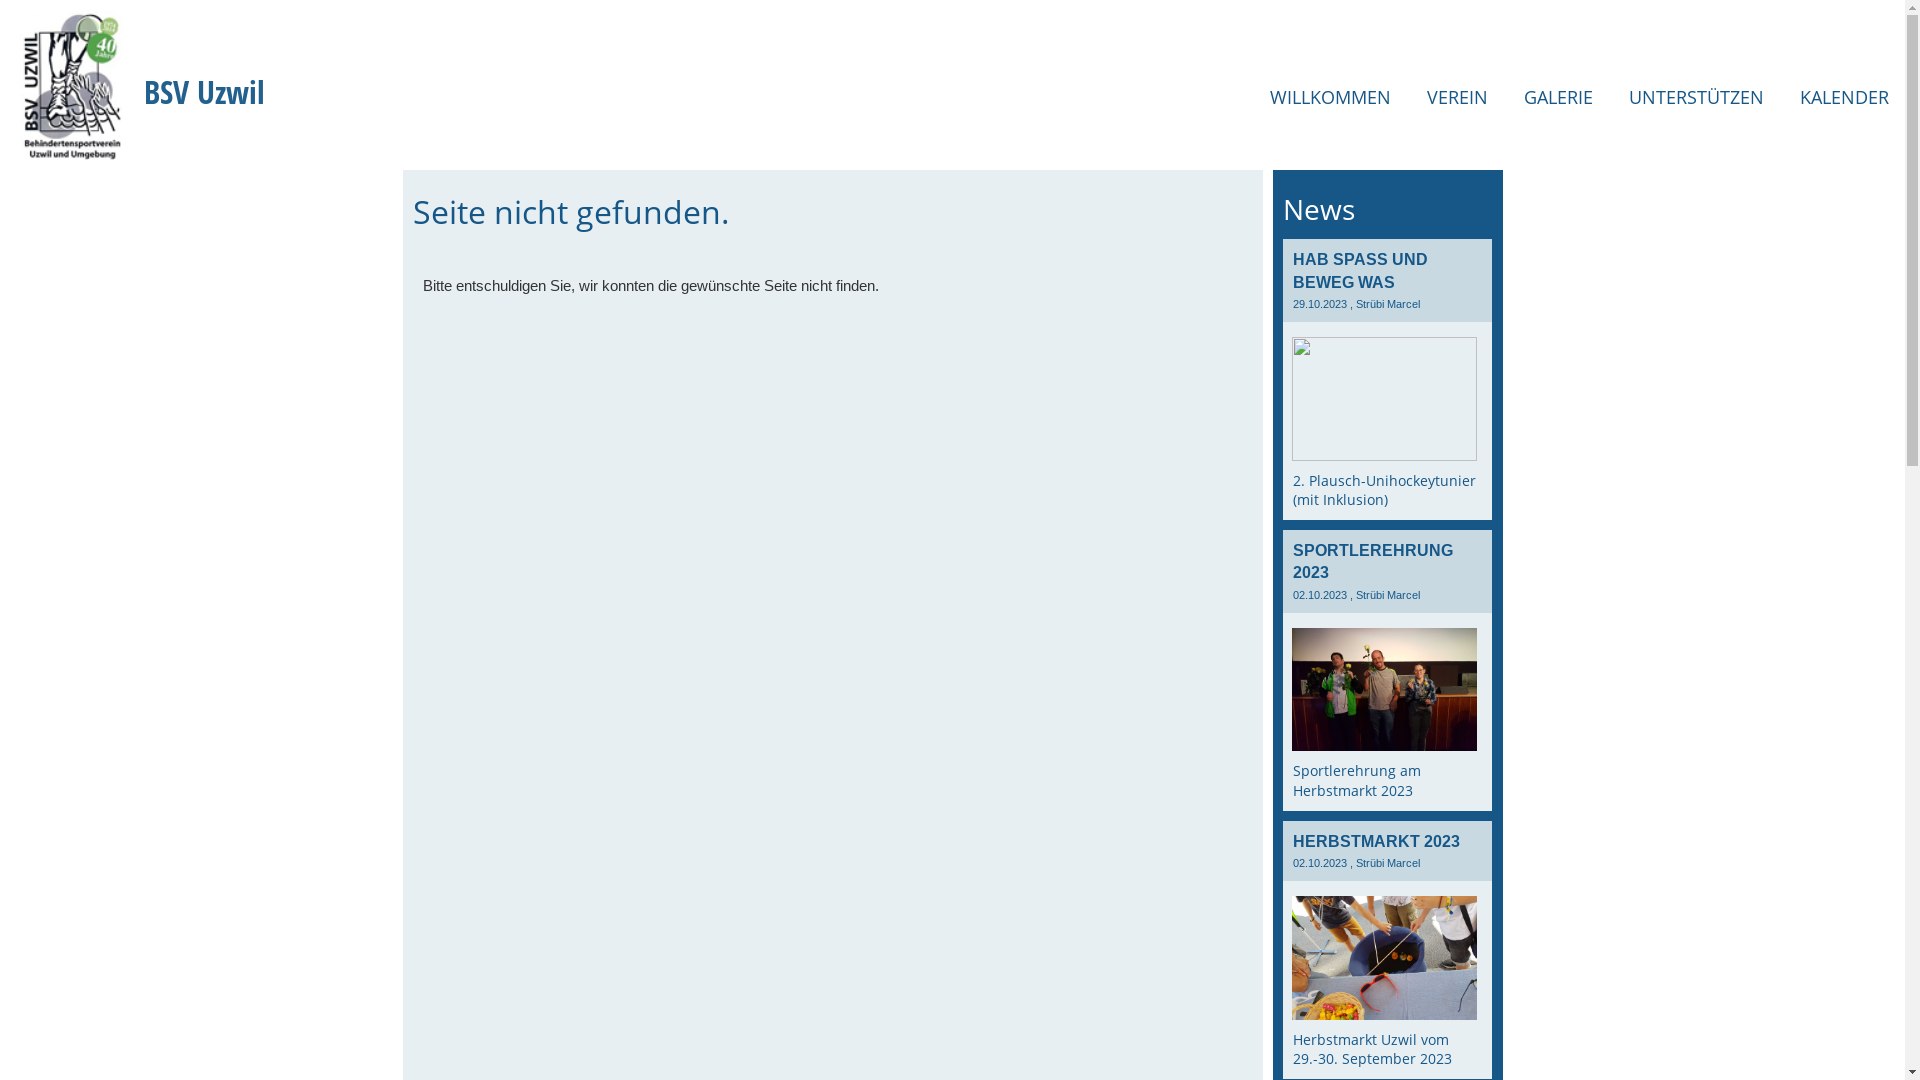 This screenshot has height=1080, width=1920. What do you see at coordinates (1330, 97) in the screenshot?
I see `'WILLKOMMEN'` at bounding box center [1330, 97].